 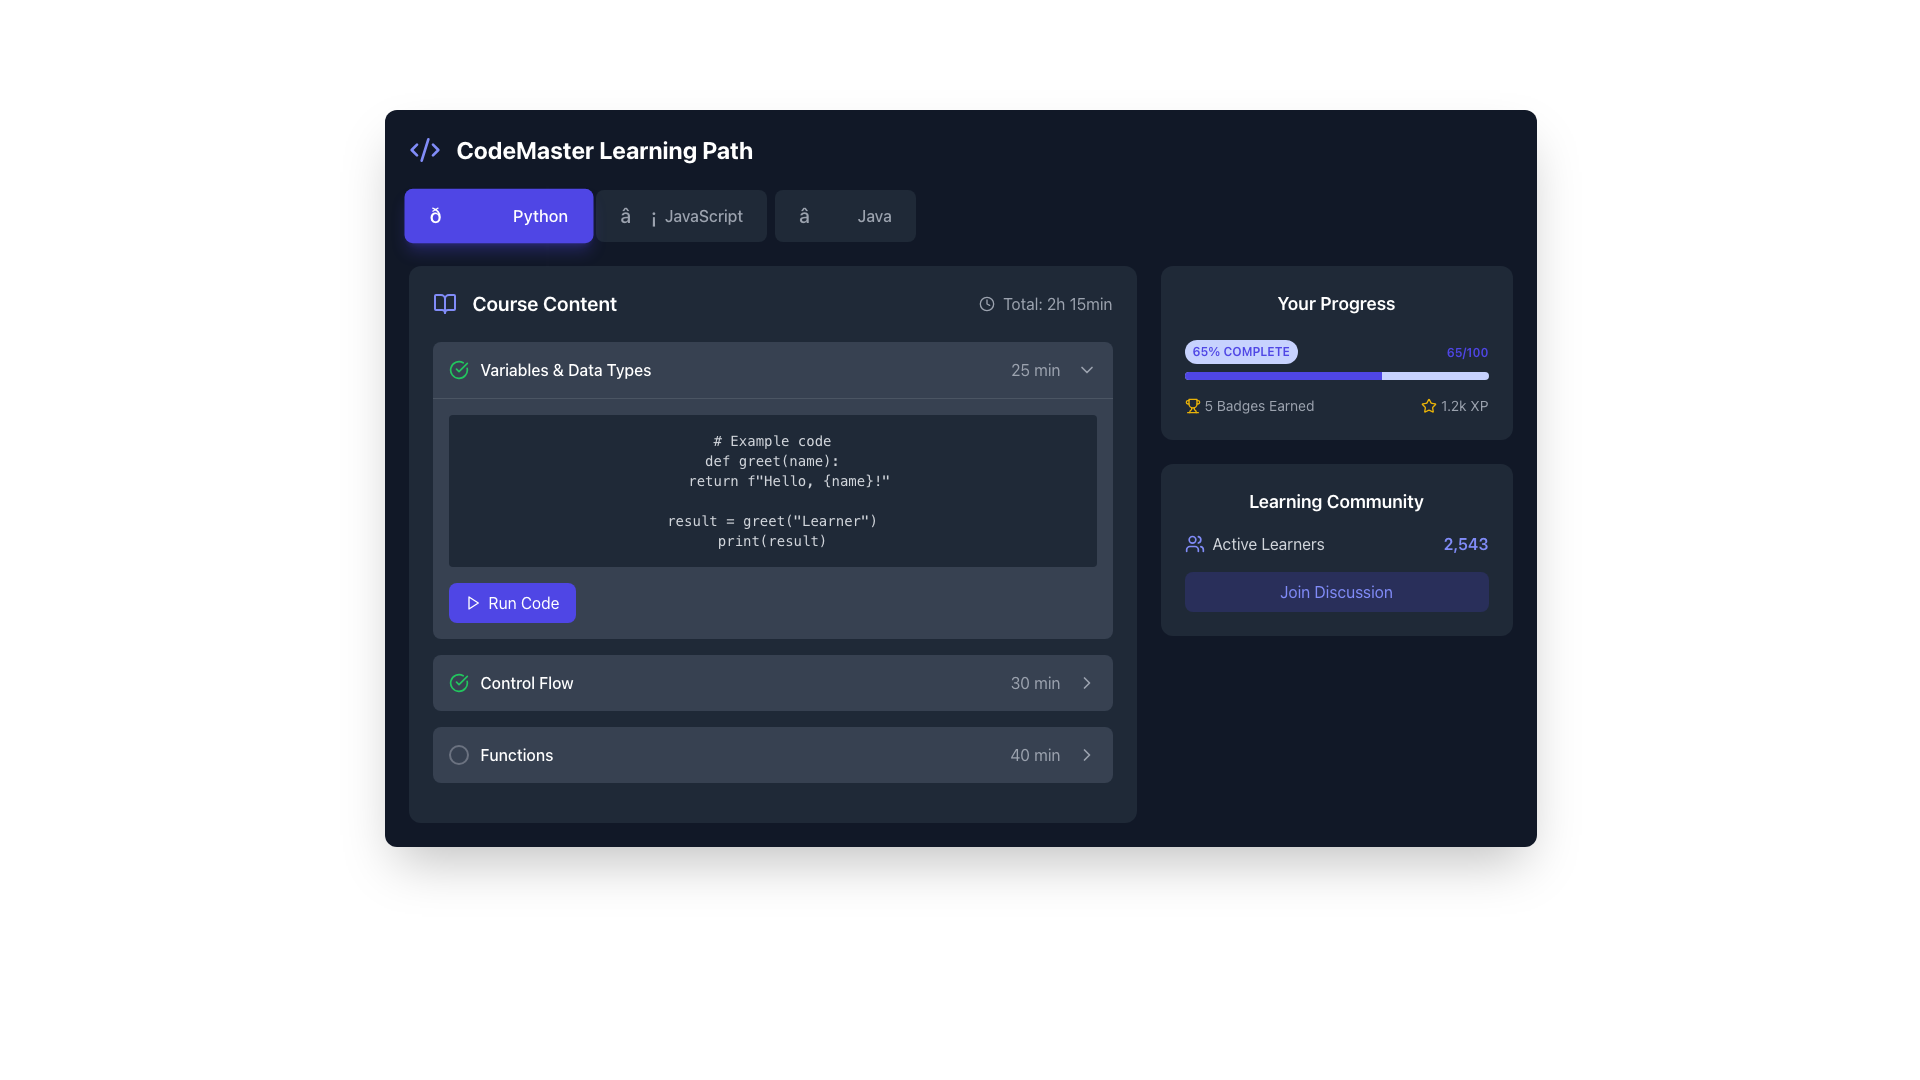 I want to click on the informational text label displaying the time duration of the content module in the header section of the collapsible content card under 'Variables & Data Types', so click(x=1035, y=370).